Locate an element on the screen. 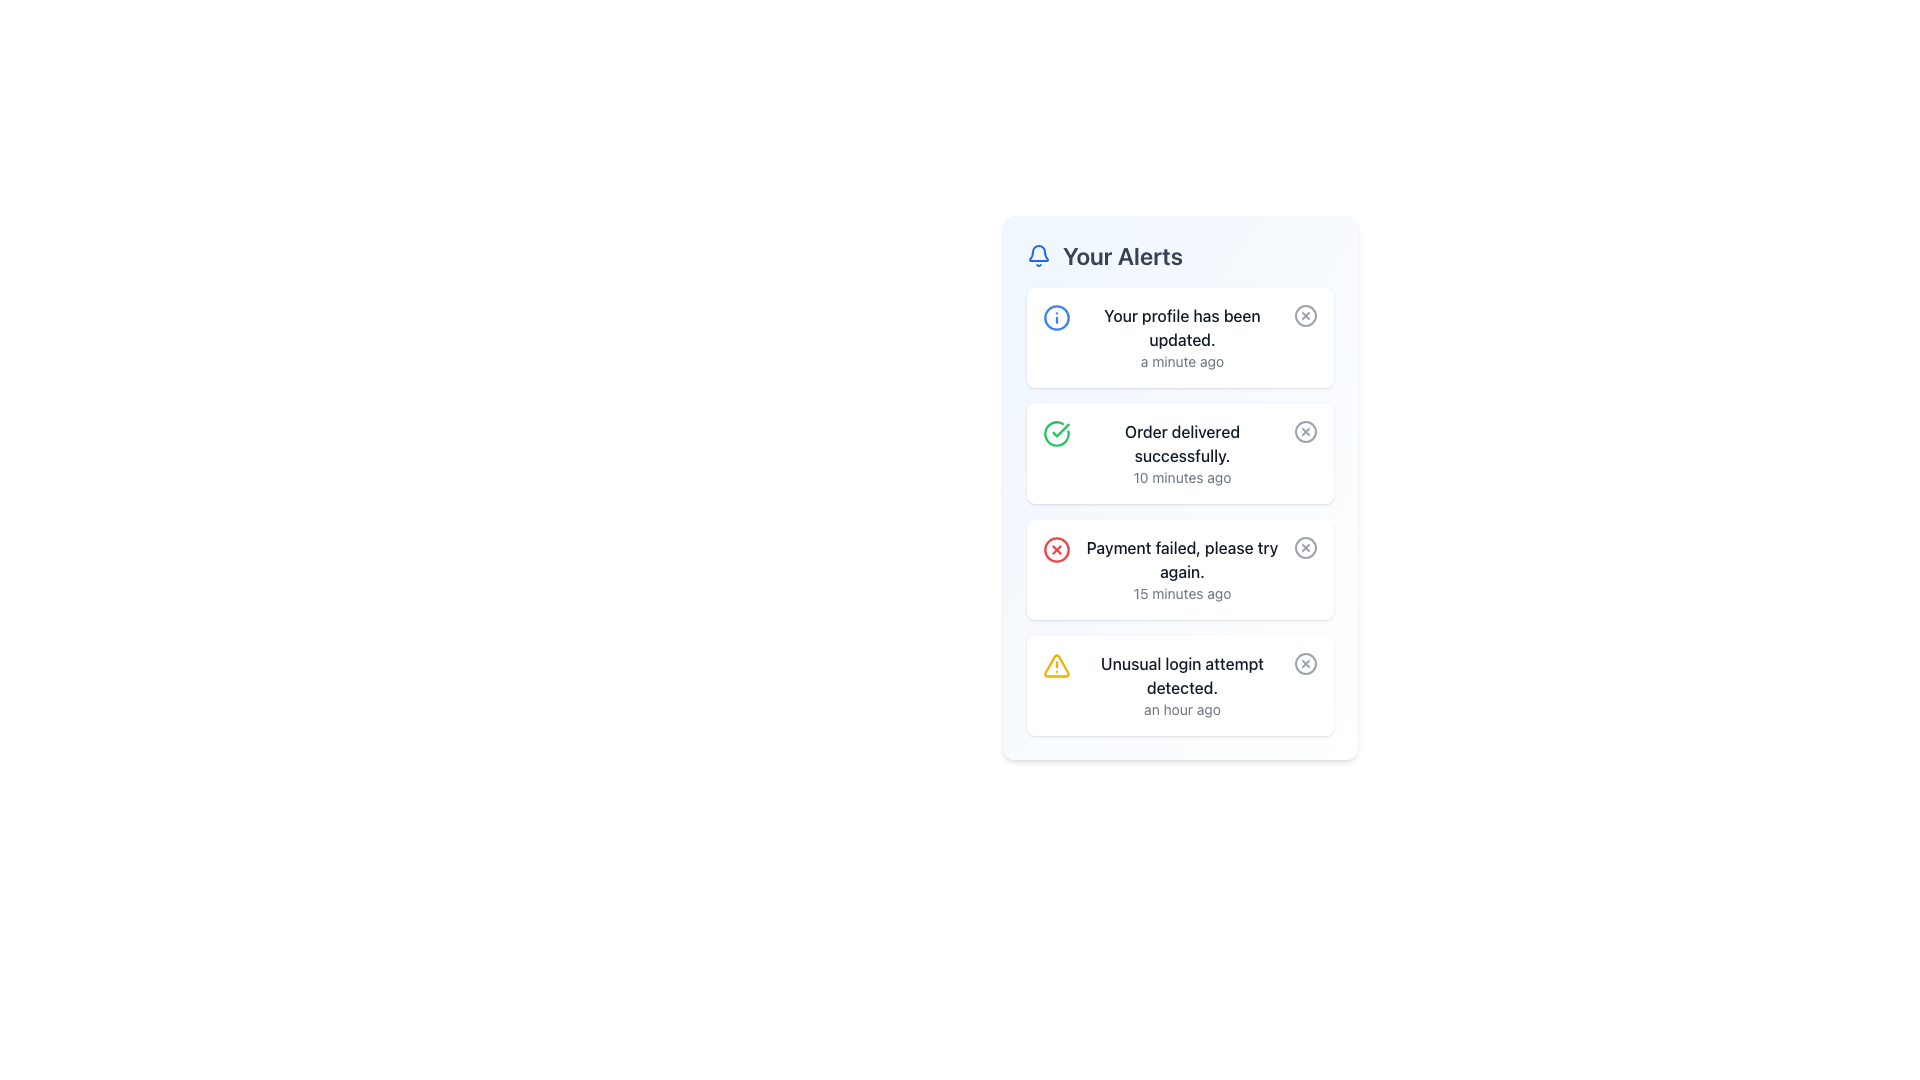 The width and height of the screenshot is (1920, 1080). notification message displayed in the text area that states 'Payment failed, please try again.' is located at coordinates (1182, 570).